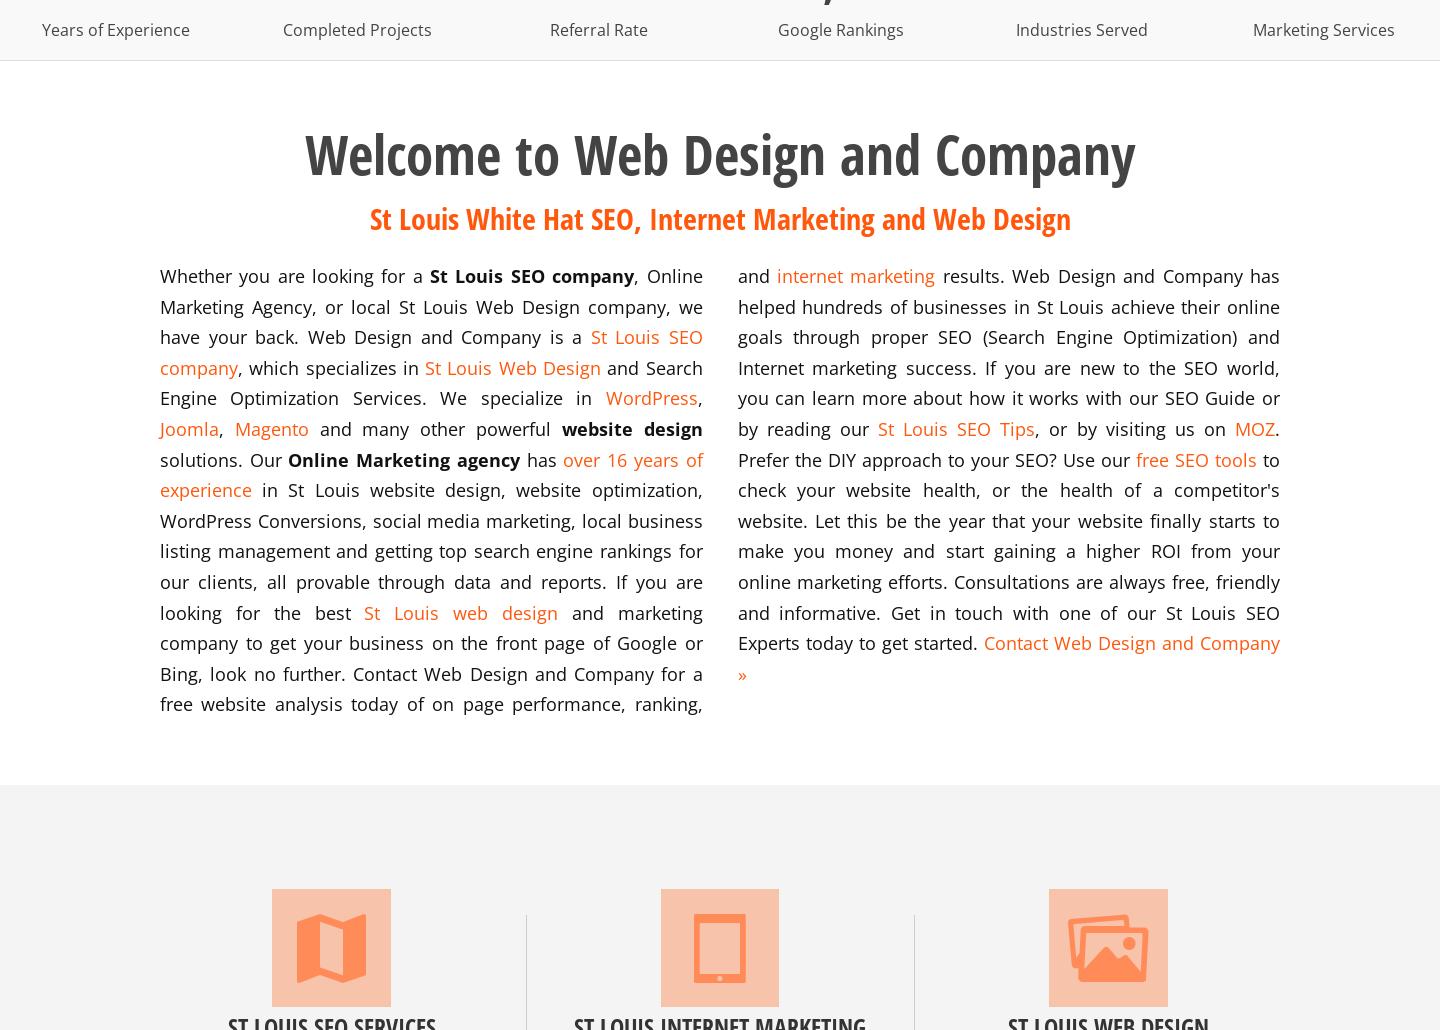 The width and height of the screenshot is (1440, 1030). Describe the element at coordinates (719, 218) in the screenshot. I see `'St Louis White Hat SEO, Internet Marketing and Web Design'` at that location.